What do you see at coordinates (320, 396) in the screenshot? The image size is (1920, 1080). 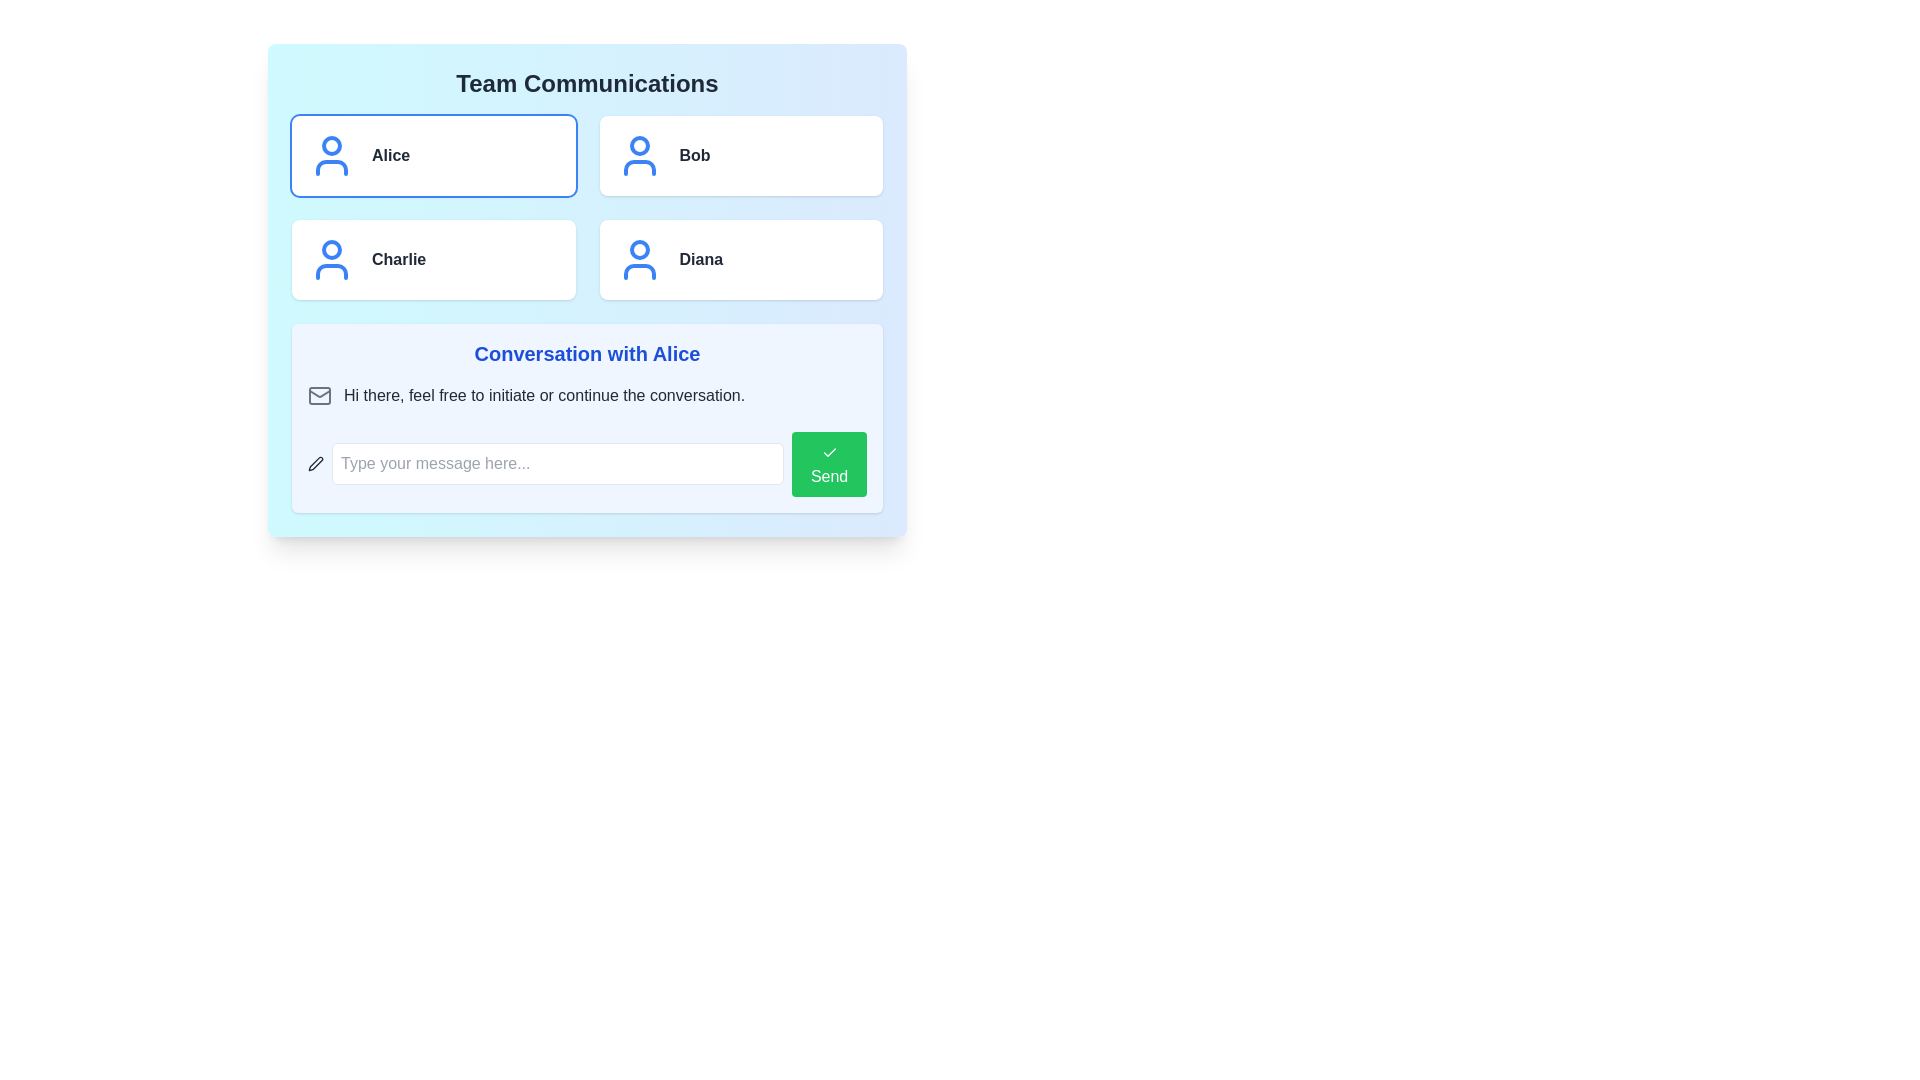 I see `the email or messaging service icon located to the left of the text message 'Hi there, feel free to initiate or continue the conversation.' in the 'Conversation with Alice' section` at bounding box center [320, 396].